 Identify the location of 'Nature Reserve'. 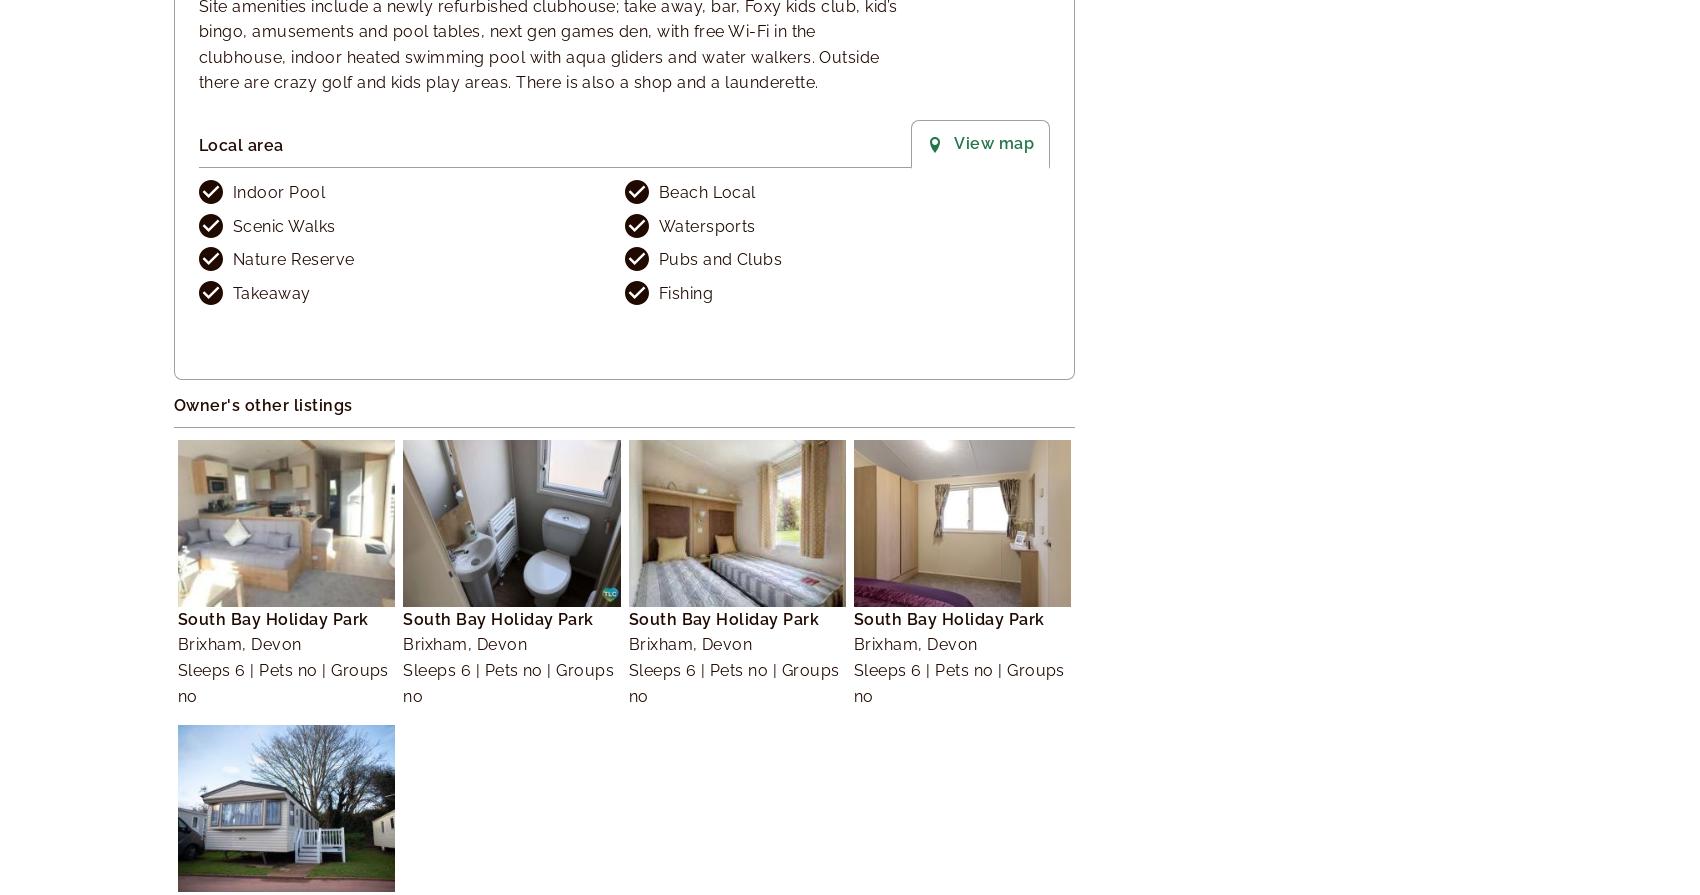
(293, 259).